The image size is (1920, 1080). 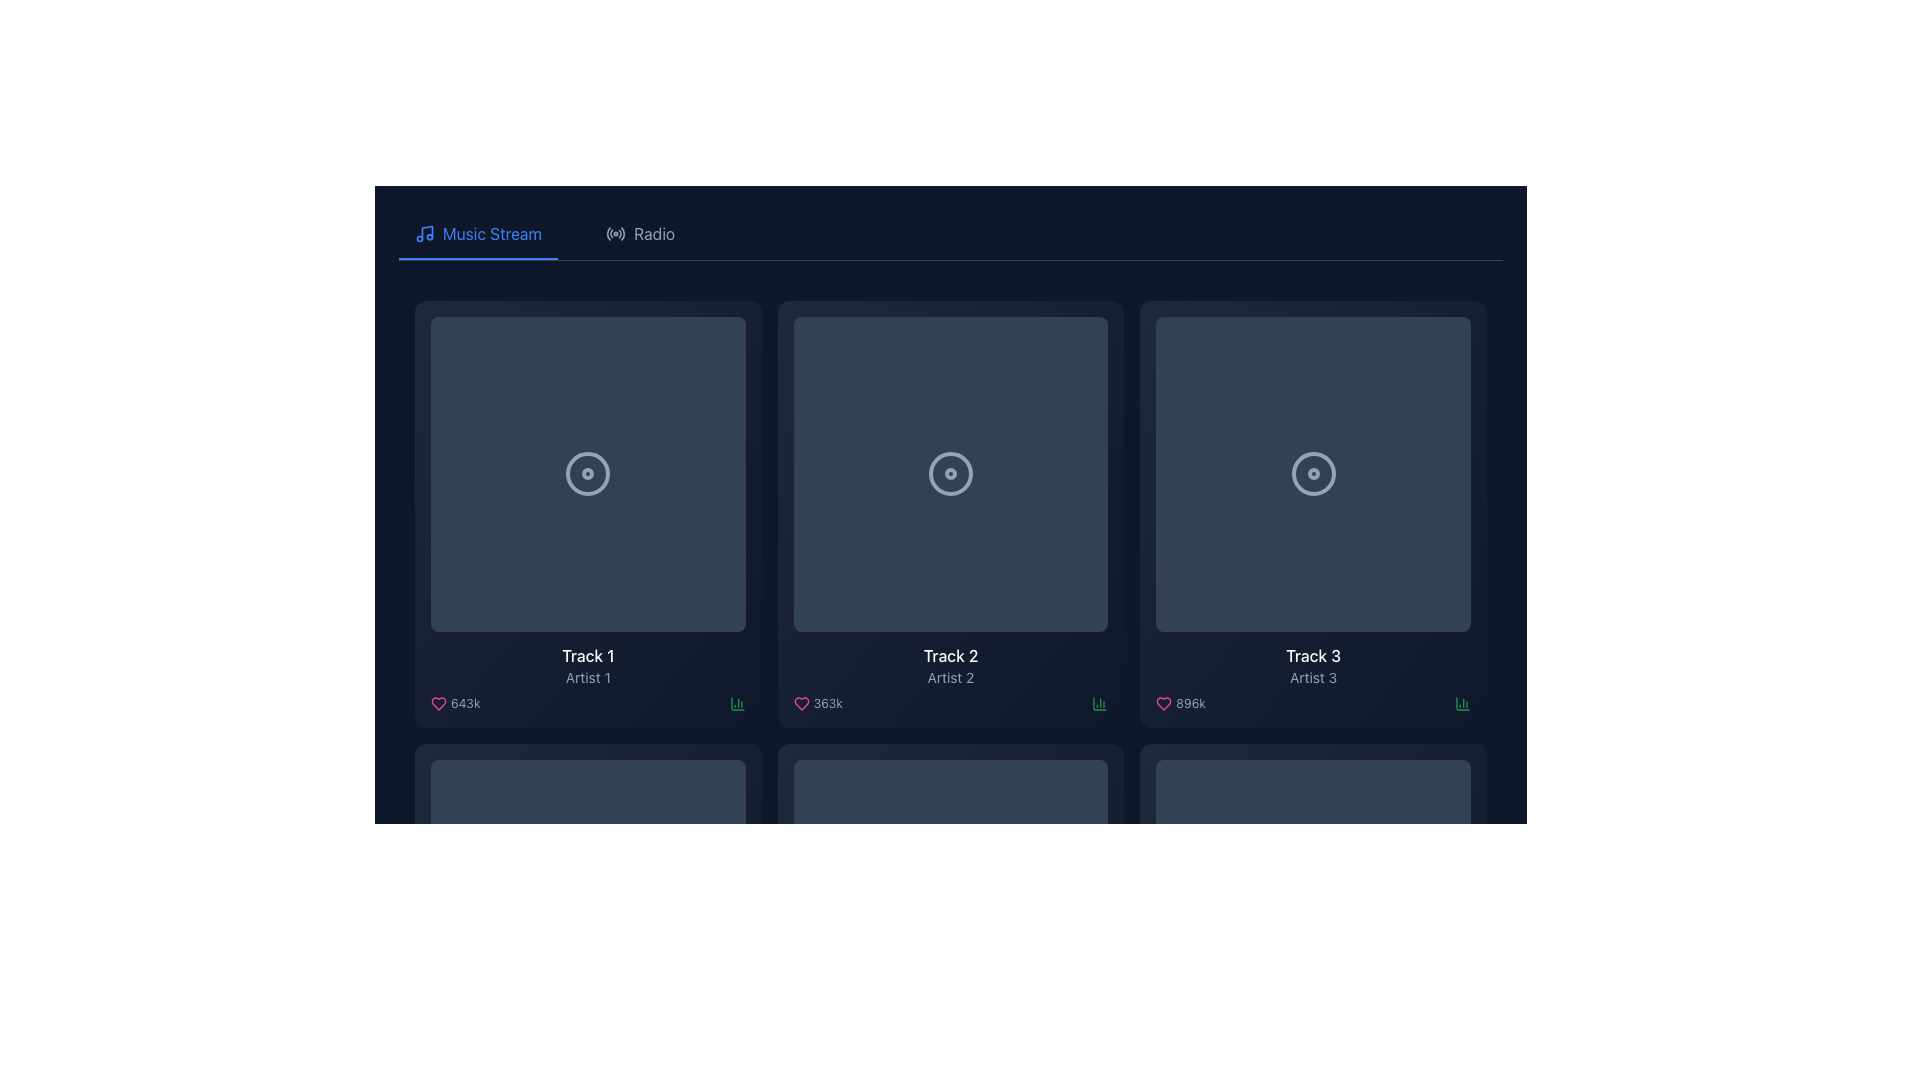 I want to click on the text label displaying '643k', located within the first track card in a grid layout, to the right of a pink heart-shaped icon, so click(x=464, y=702).